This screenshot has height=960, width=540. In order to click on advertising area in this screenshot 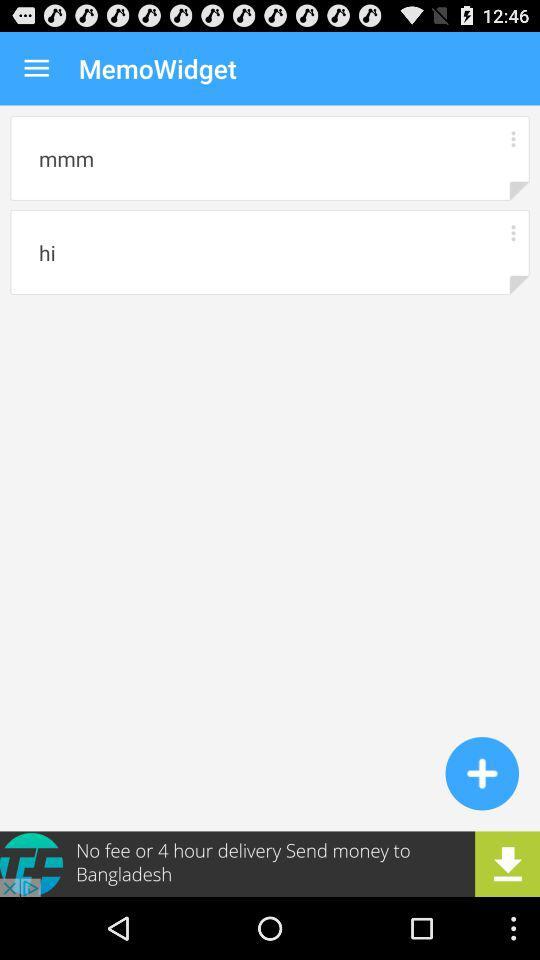, I will do `click(270, 863)`.